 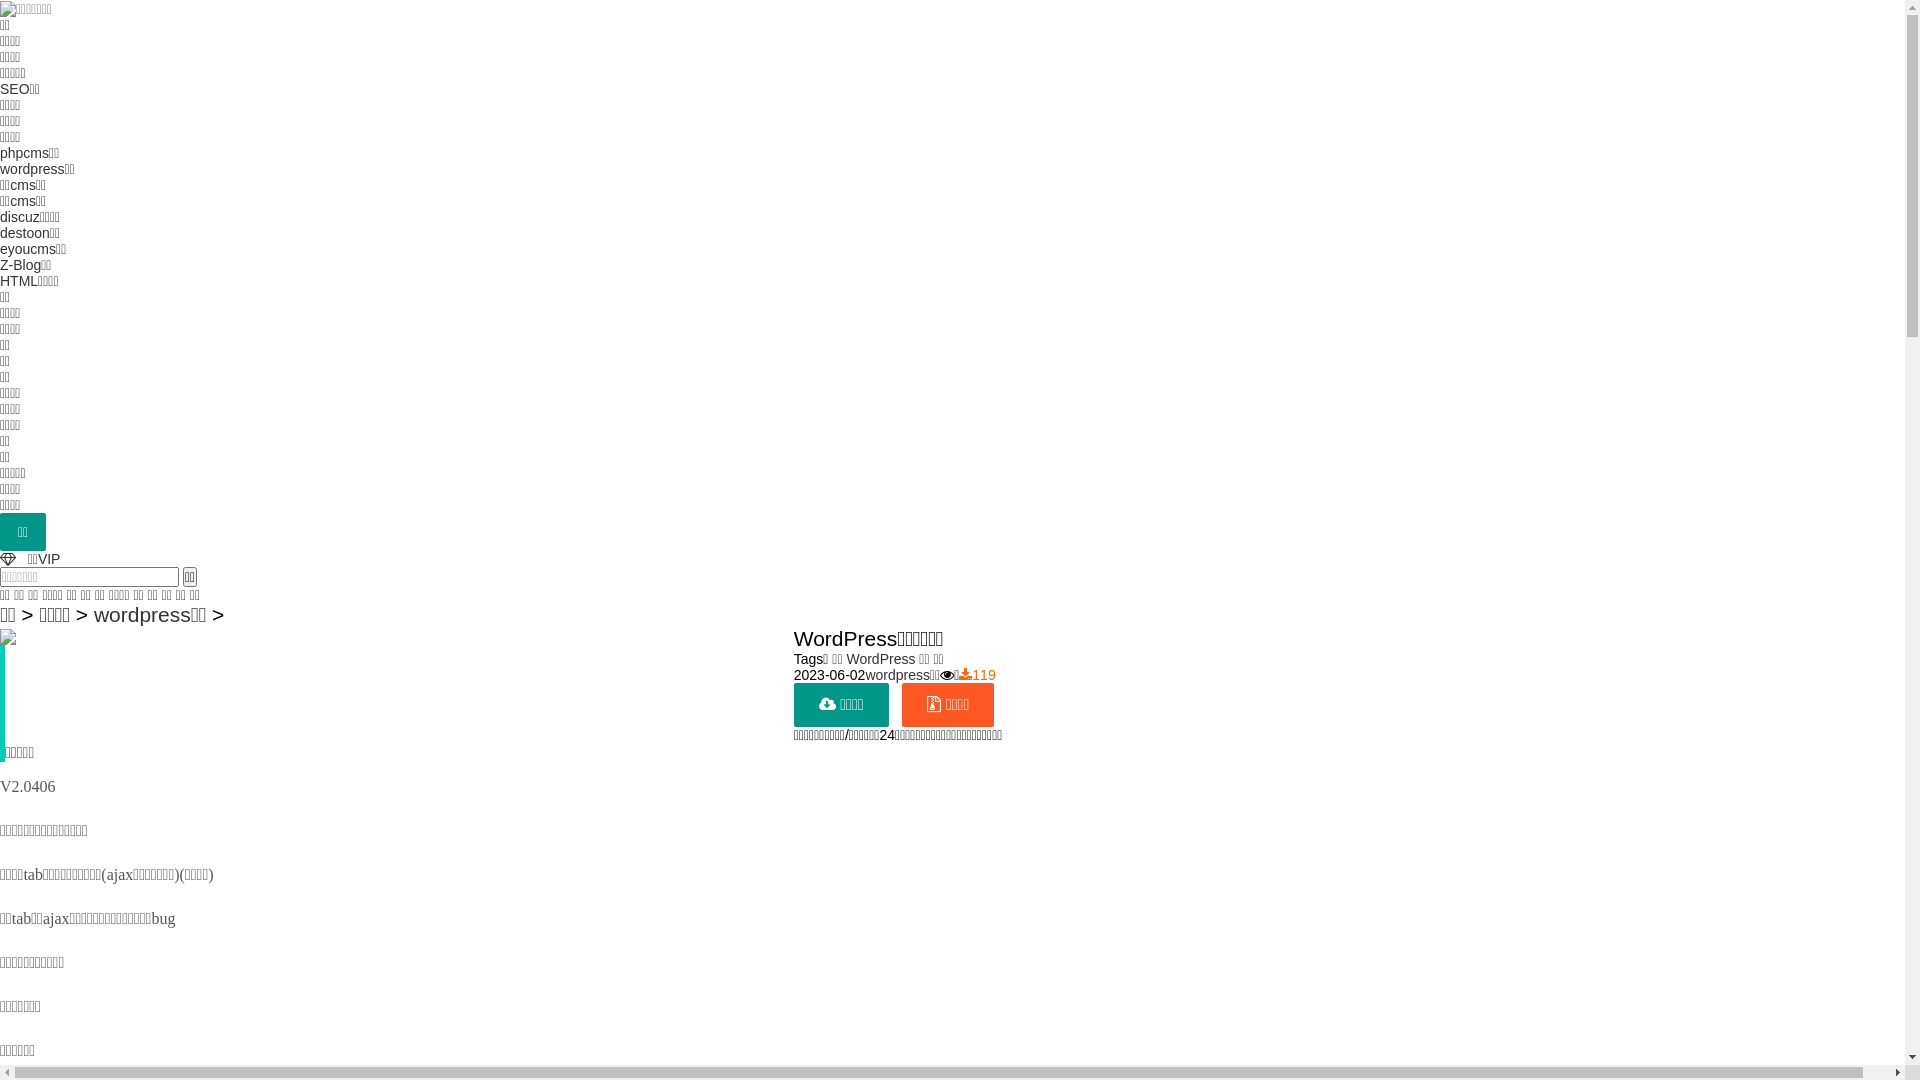 I want to click on 'WordPress', so click(x=880, y=659).